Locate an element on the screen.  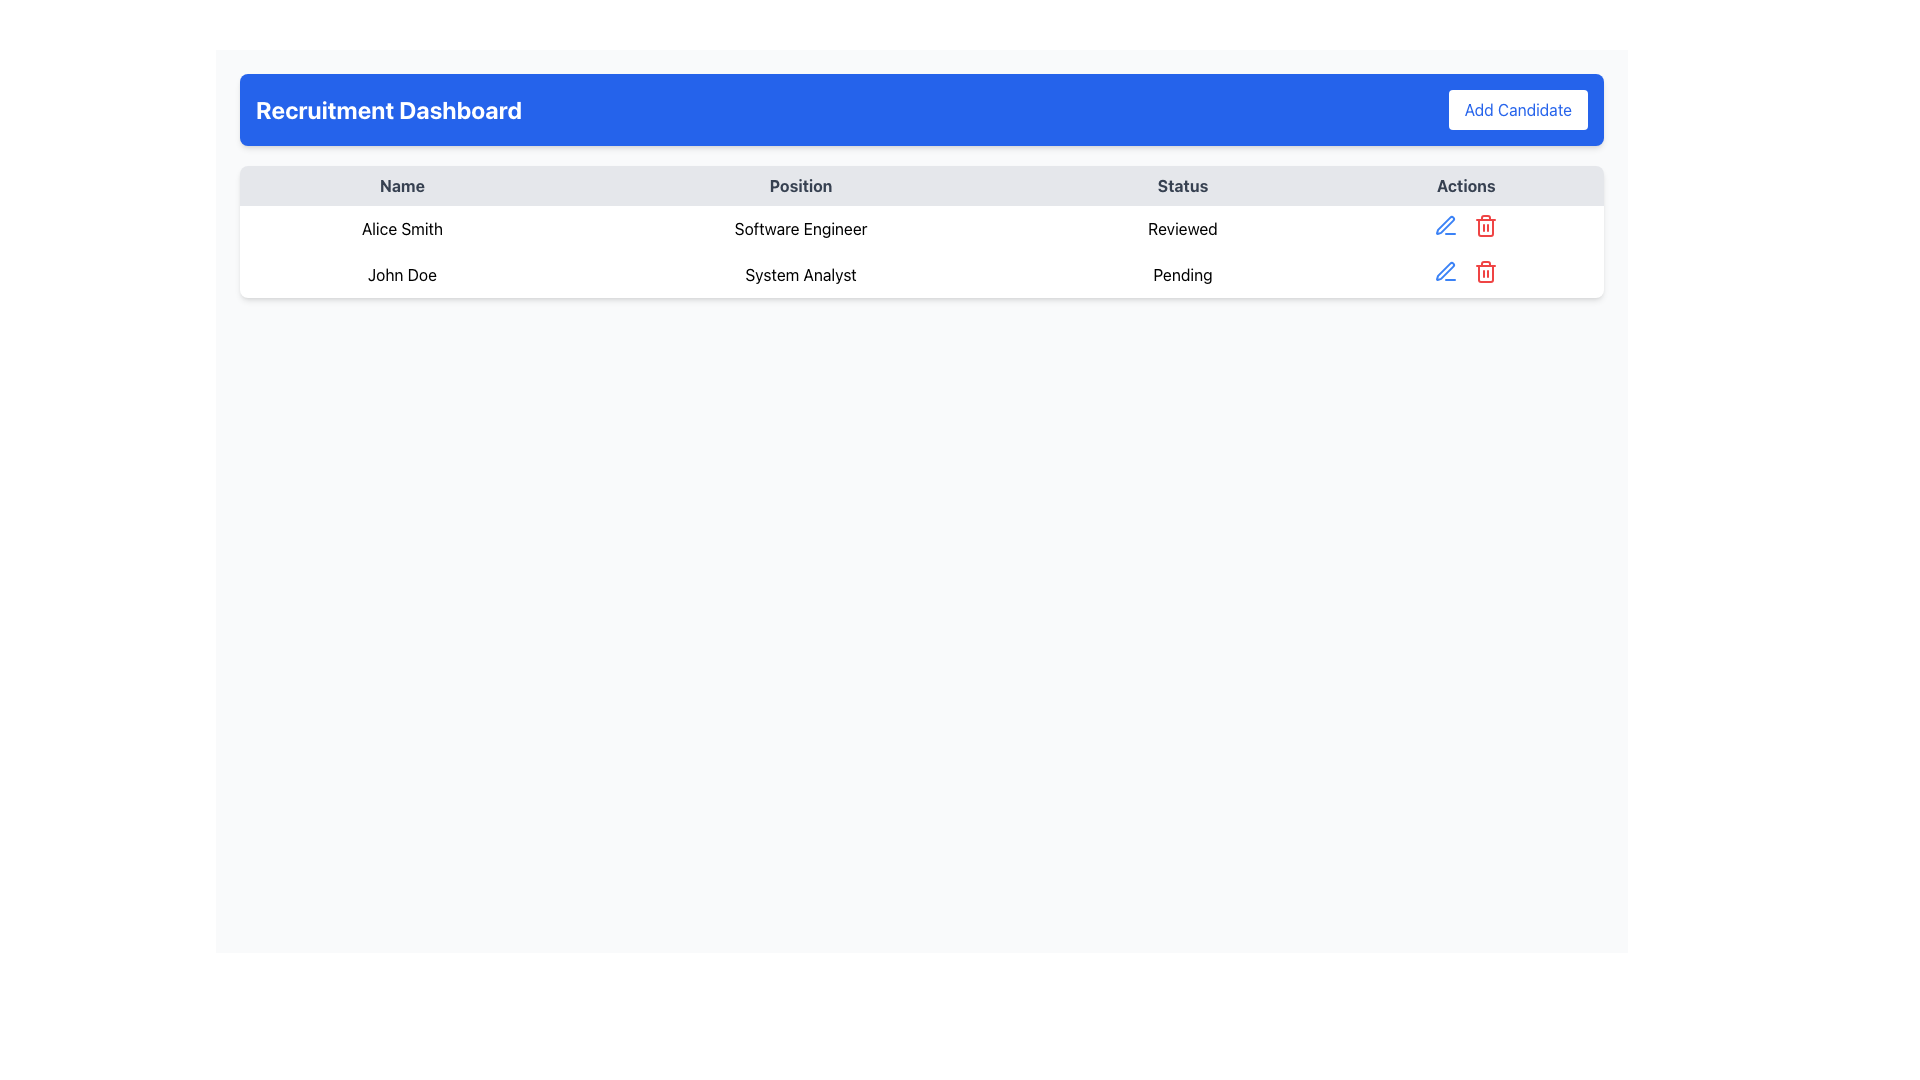
the Trash Bin icon in the Actions column of the second row associated with John Doe is located at coordinates (1486, 225).